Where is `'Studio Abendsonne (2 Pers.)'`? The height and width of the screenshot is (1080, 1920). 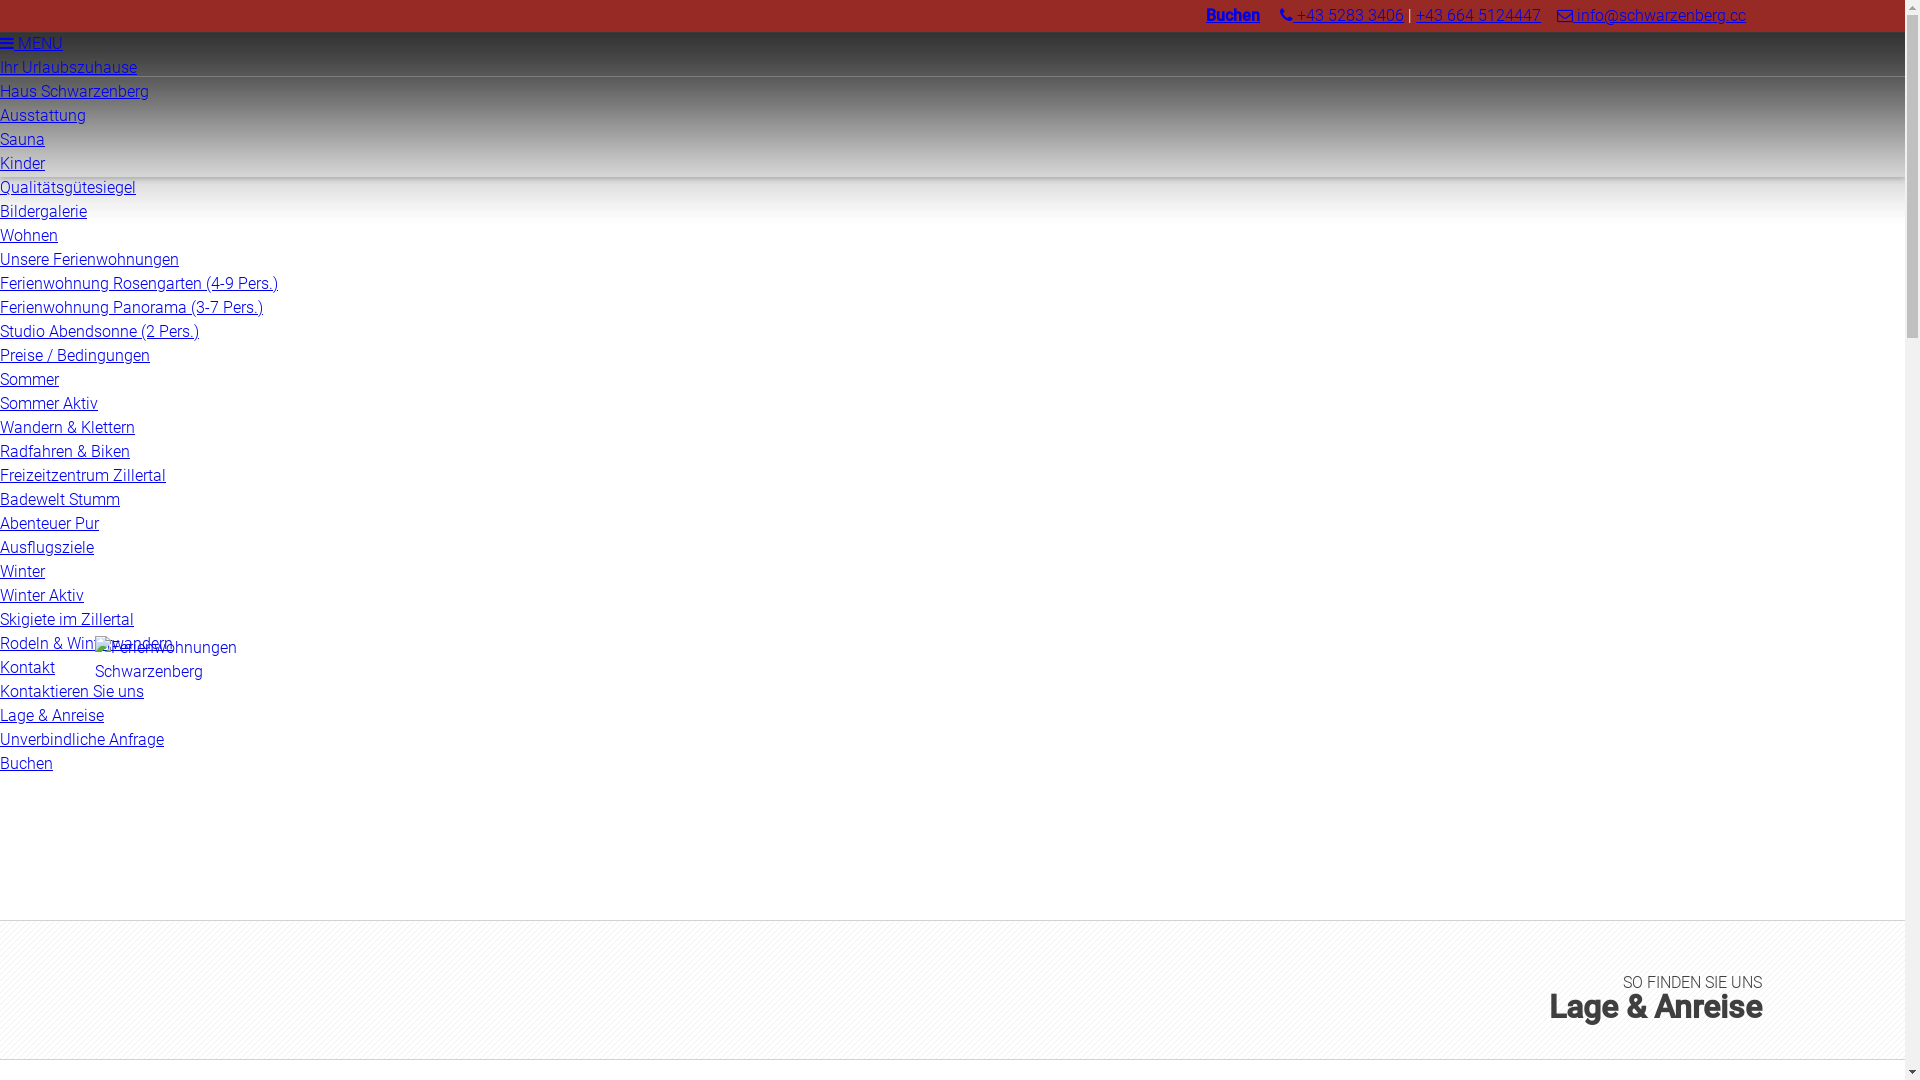 'Studio Abendsonne (2 Pers.)' is located at coordinates (98, 330).